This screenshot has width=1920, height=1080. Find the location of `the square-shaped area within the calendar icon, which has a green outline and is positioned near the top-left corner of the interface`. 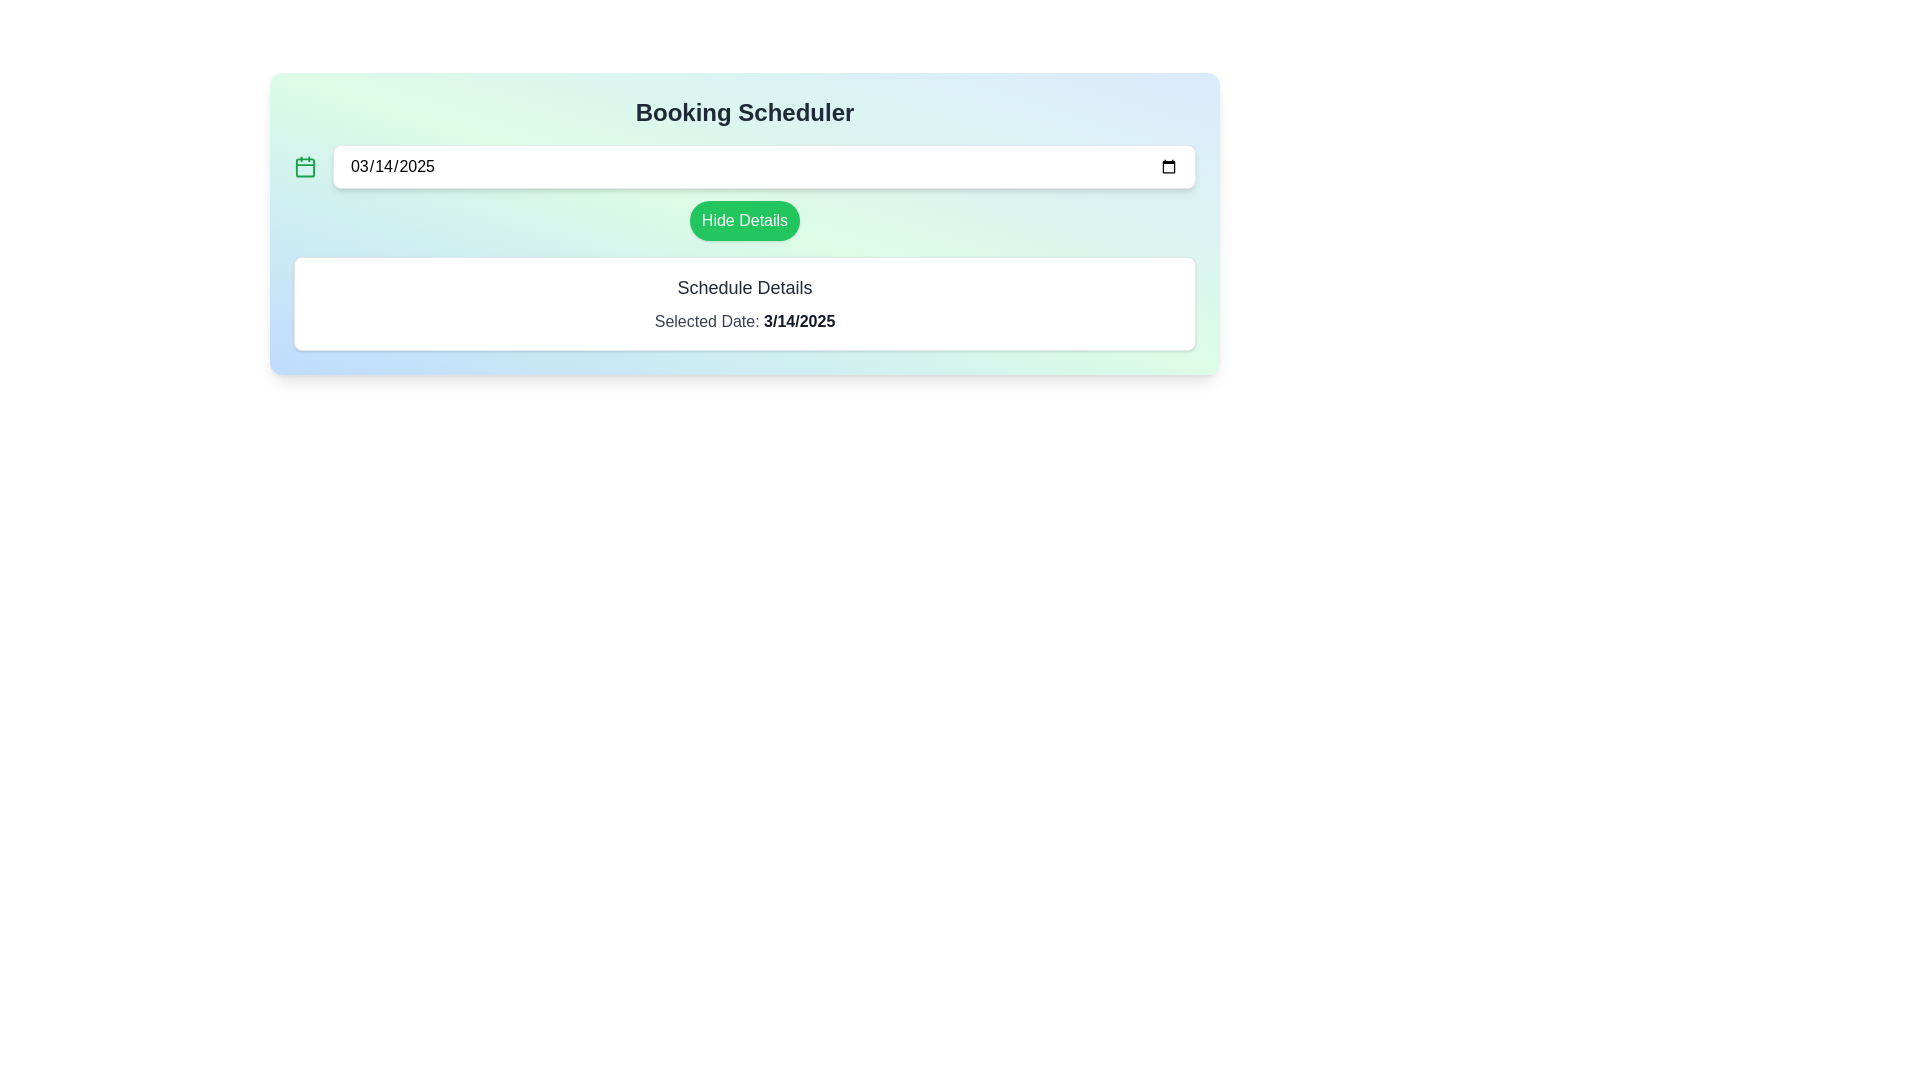

the square-shaped area within the calendar icon, which has a green outline and is positioned near the top-left corner of the interface is located at coordinates (304, 166).